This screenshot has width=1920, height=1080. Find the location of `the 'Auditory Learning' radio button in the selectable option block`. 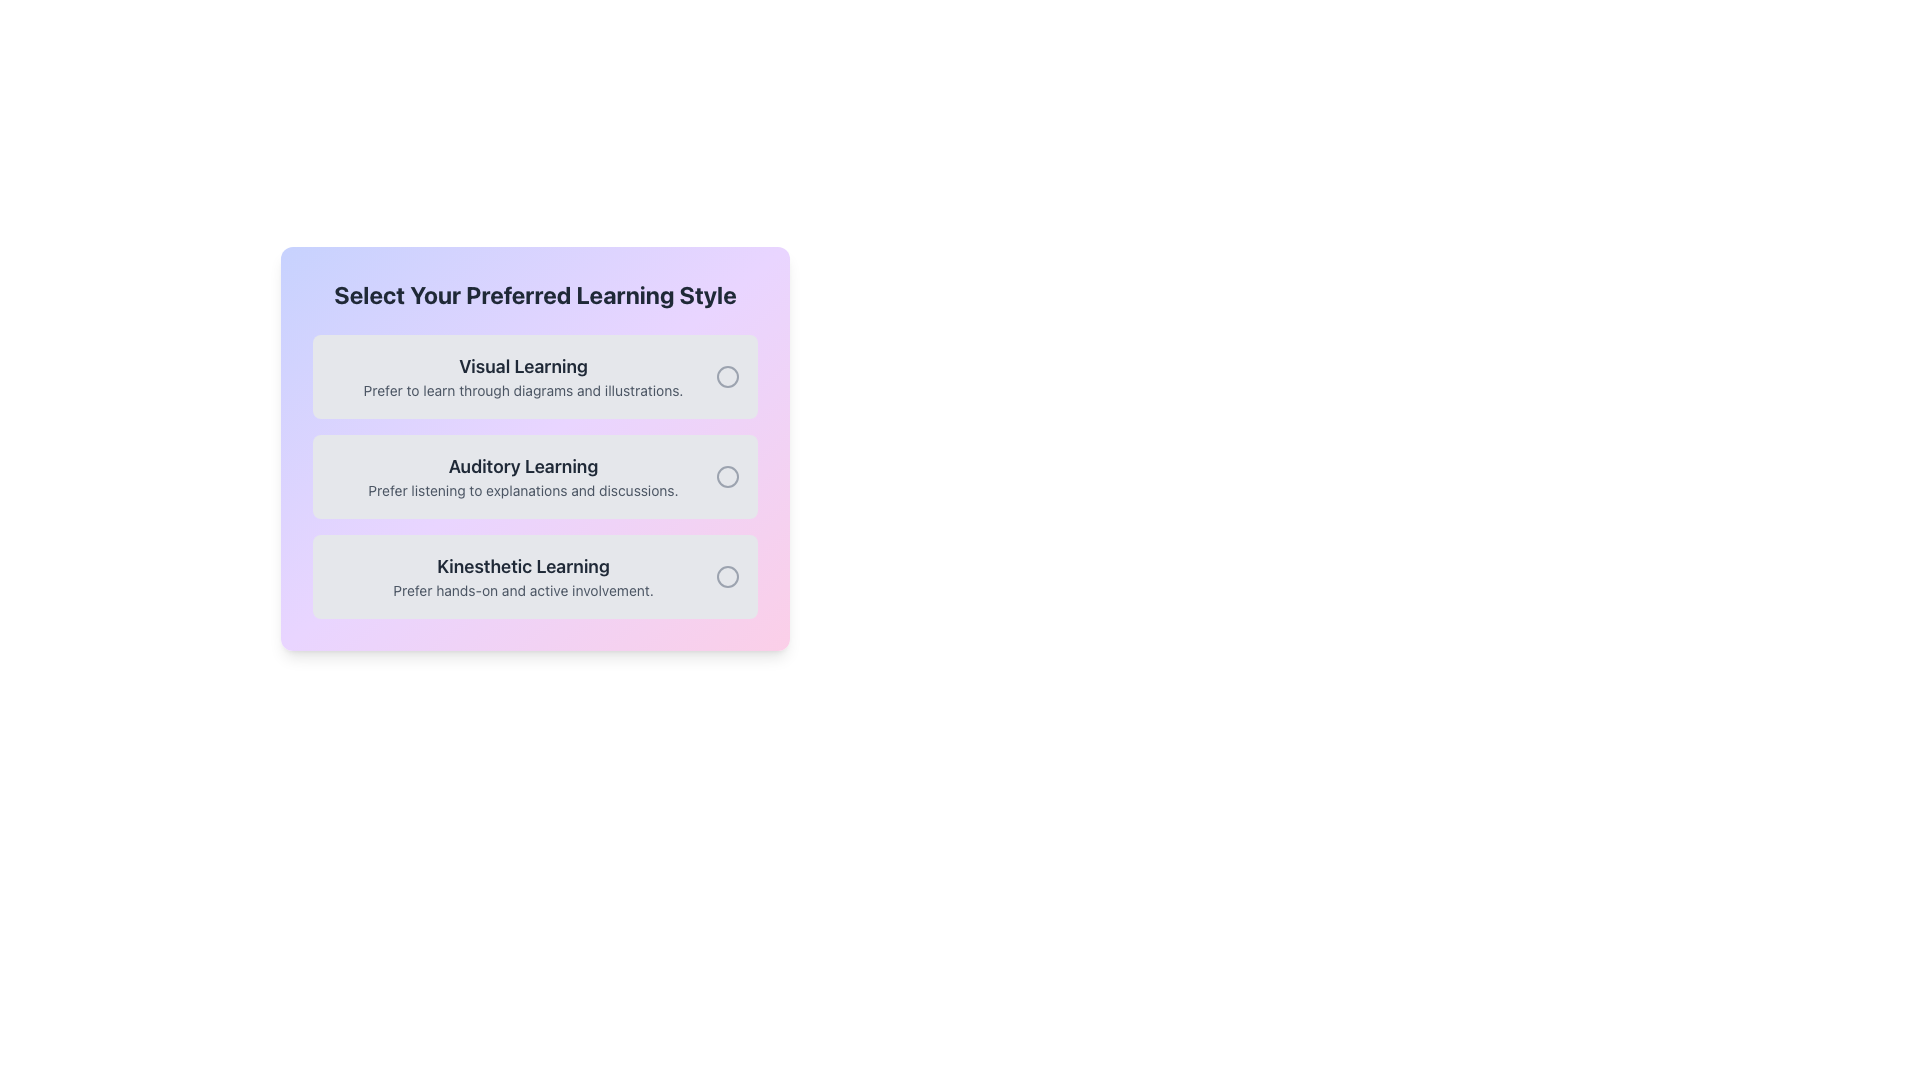

the 'Auditory Learning' radio button in the selectable option block is located at coordinates (535, 477).